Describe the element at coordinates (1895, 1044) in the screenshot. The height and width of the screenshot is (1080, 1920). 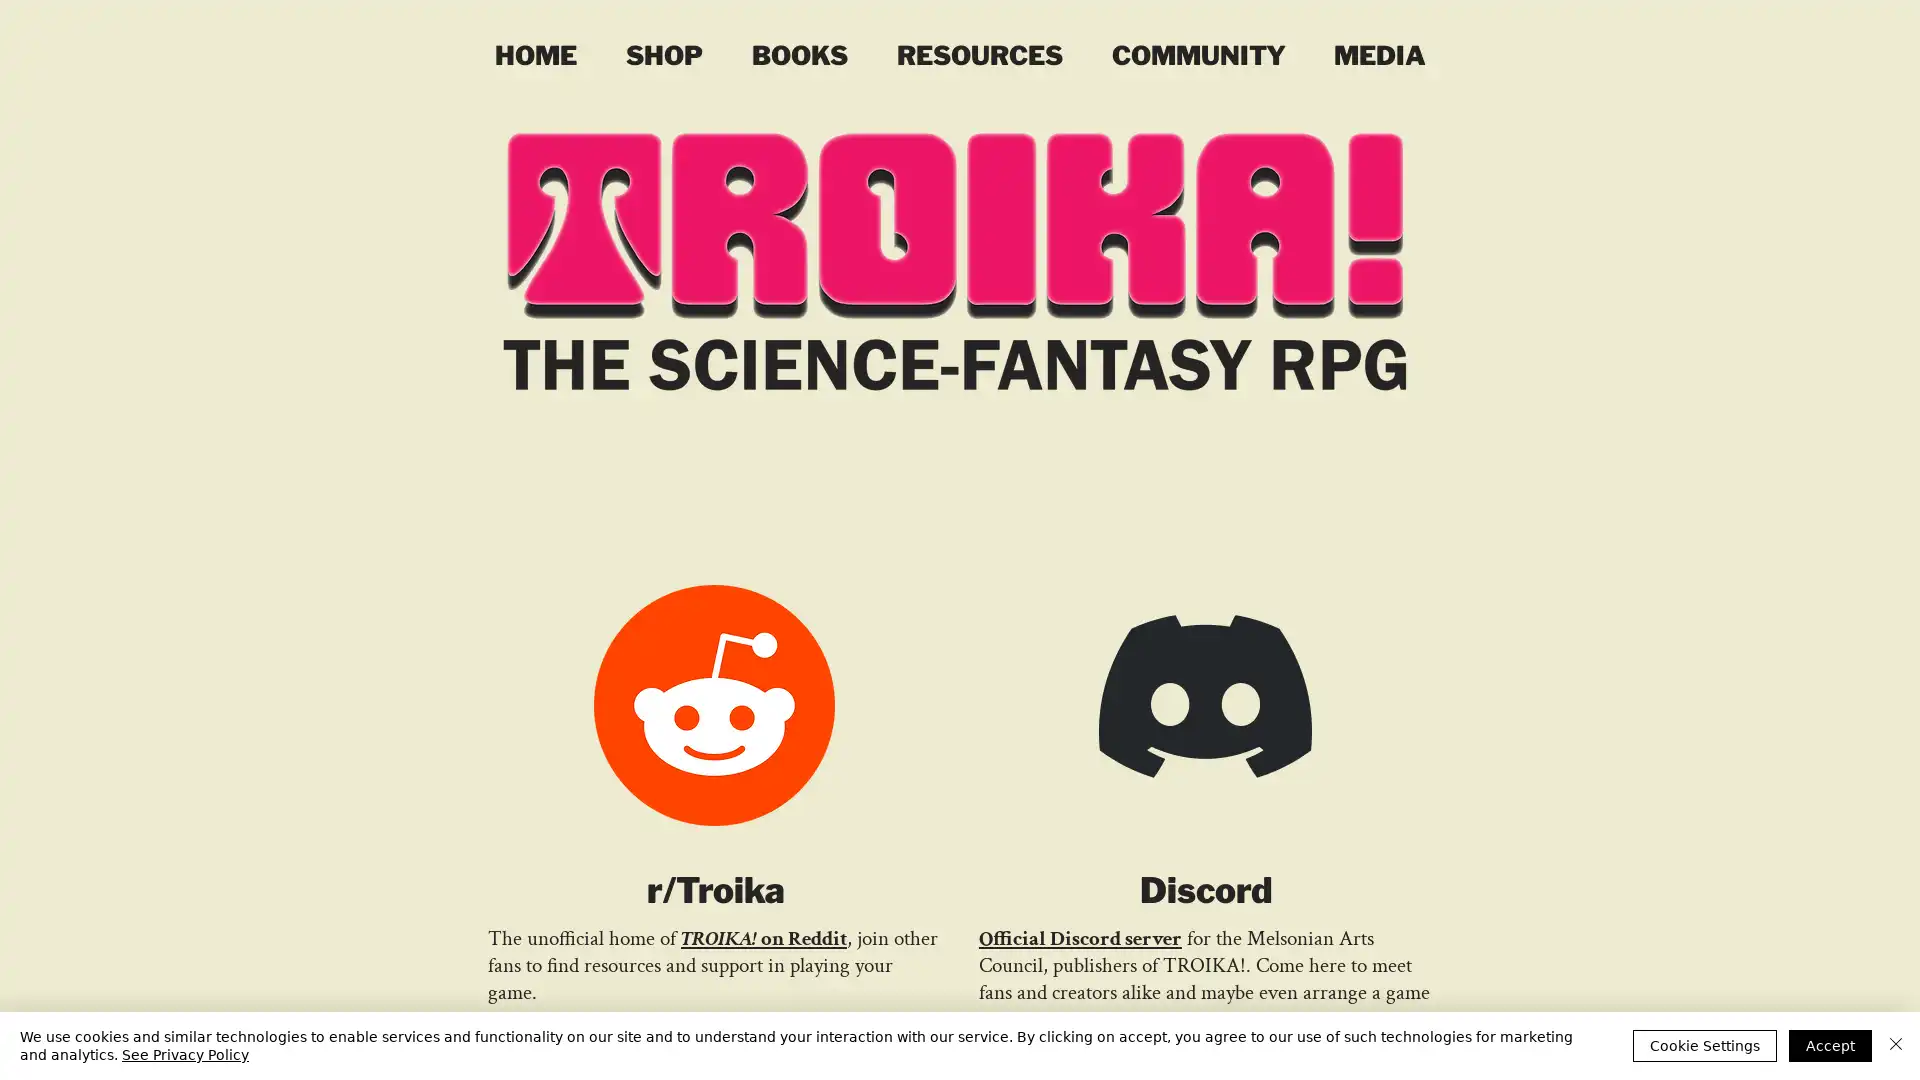
I see `Close` at that location.